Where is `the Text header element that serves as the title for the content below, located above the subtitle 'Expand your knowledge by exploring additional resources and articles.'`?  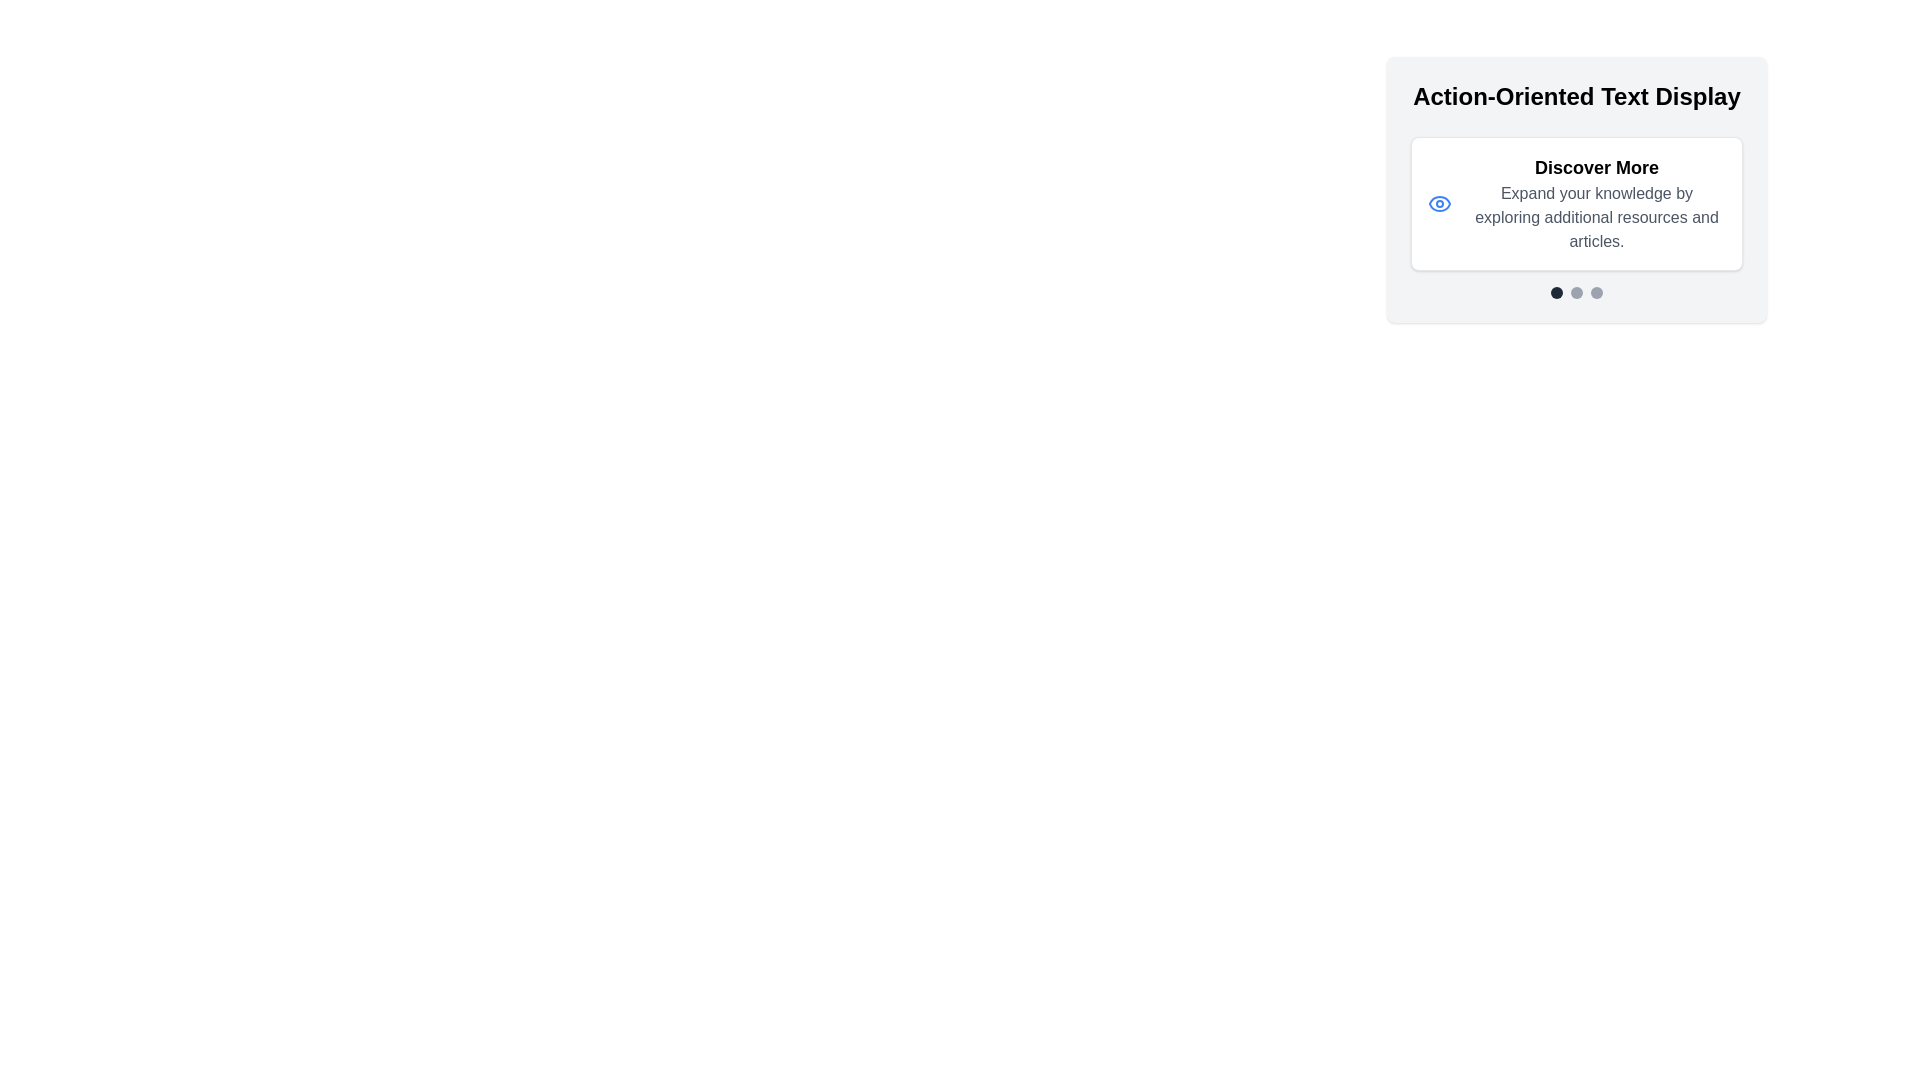 the Text header element that serves as the title for the content below, located above the subtitle 'Expand your knowledge by exploring additional resources and articles.' is located at coordinates (1596, 167).